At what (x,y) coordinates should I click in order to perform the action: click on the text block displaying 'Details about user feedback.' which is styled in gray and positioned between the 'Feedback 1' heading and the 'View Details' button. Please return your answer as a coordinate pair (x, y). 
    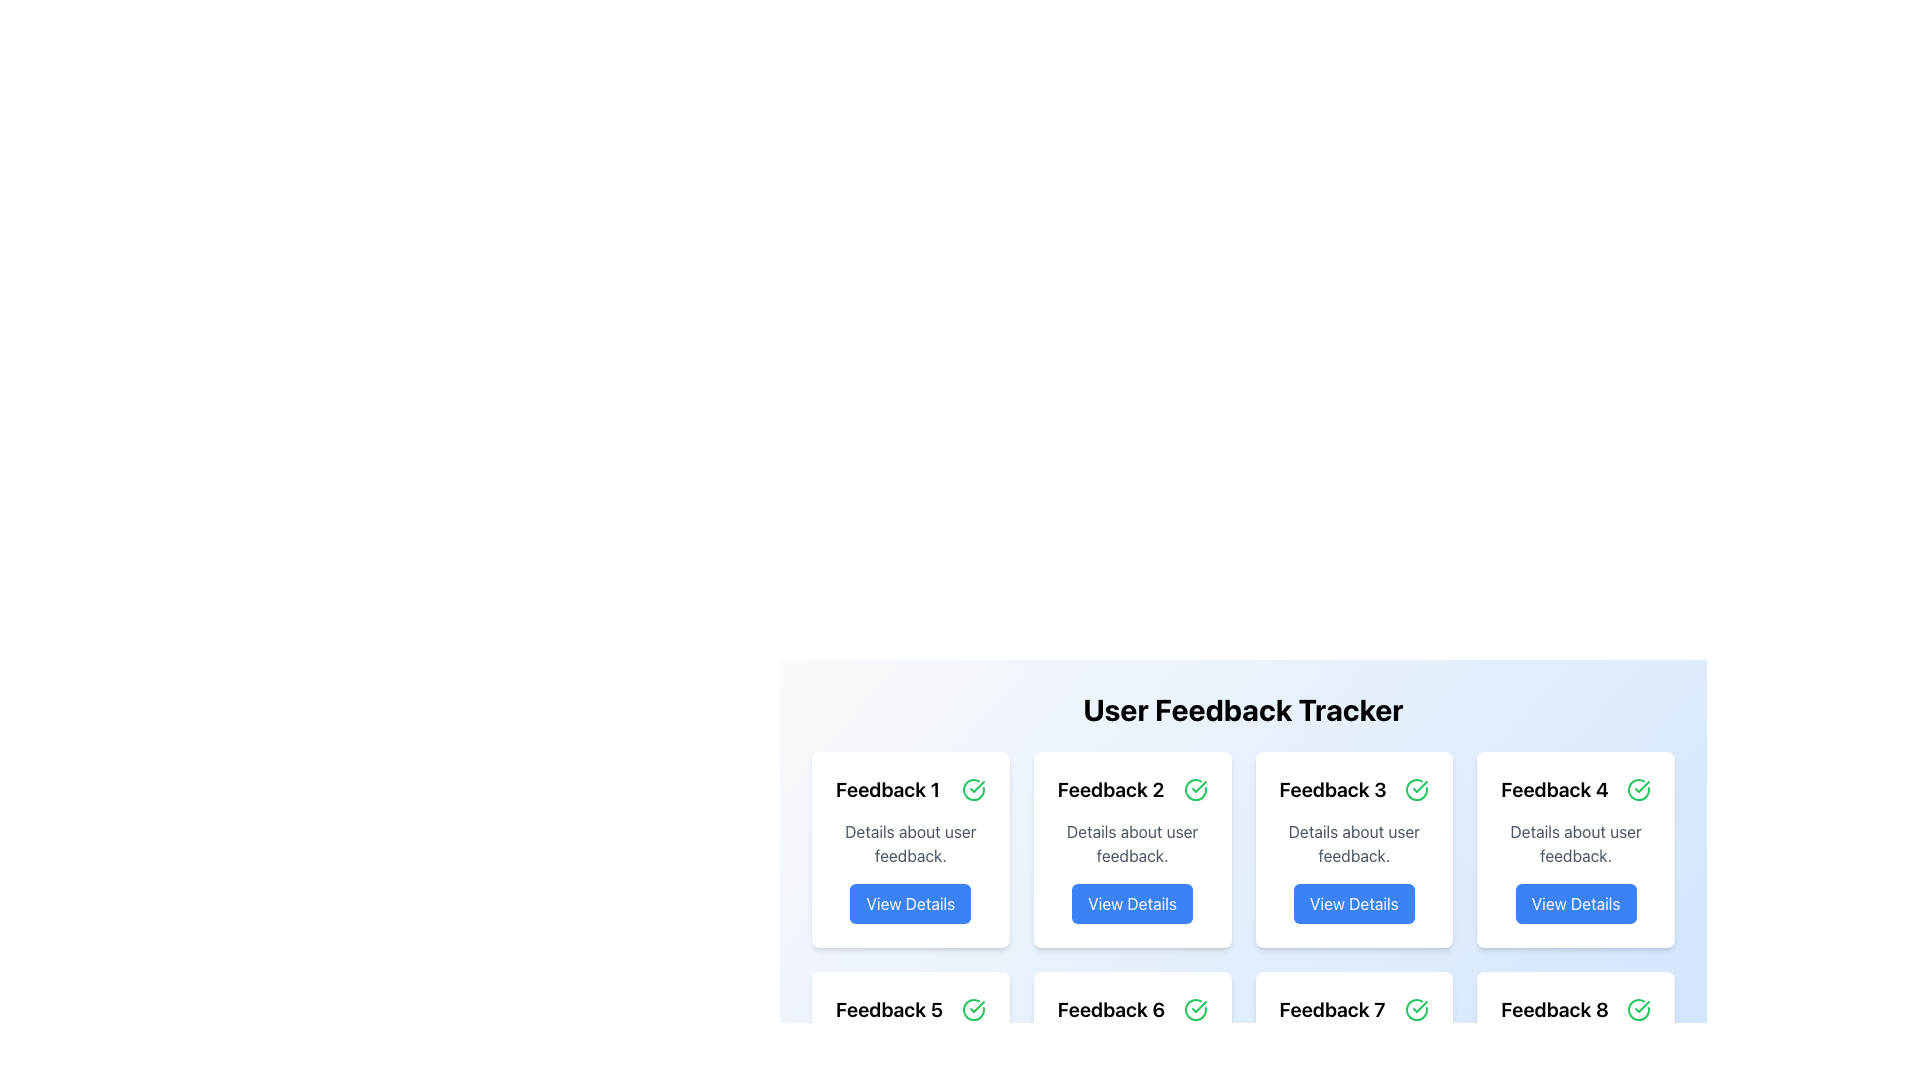
    Looking at the image, I should click on (909, 844).